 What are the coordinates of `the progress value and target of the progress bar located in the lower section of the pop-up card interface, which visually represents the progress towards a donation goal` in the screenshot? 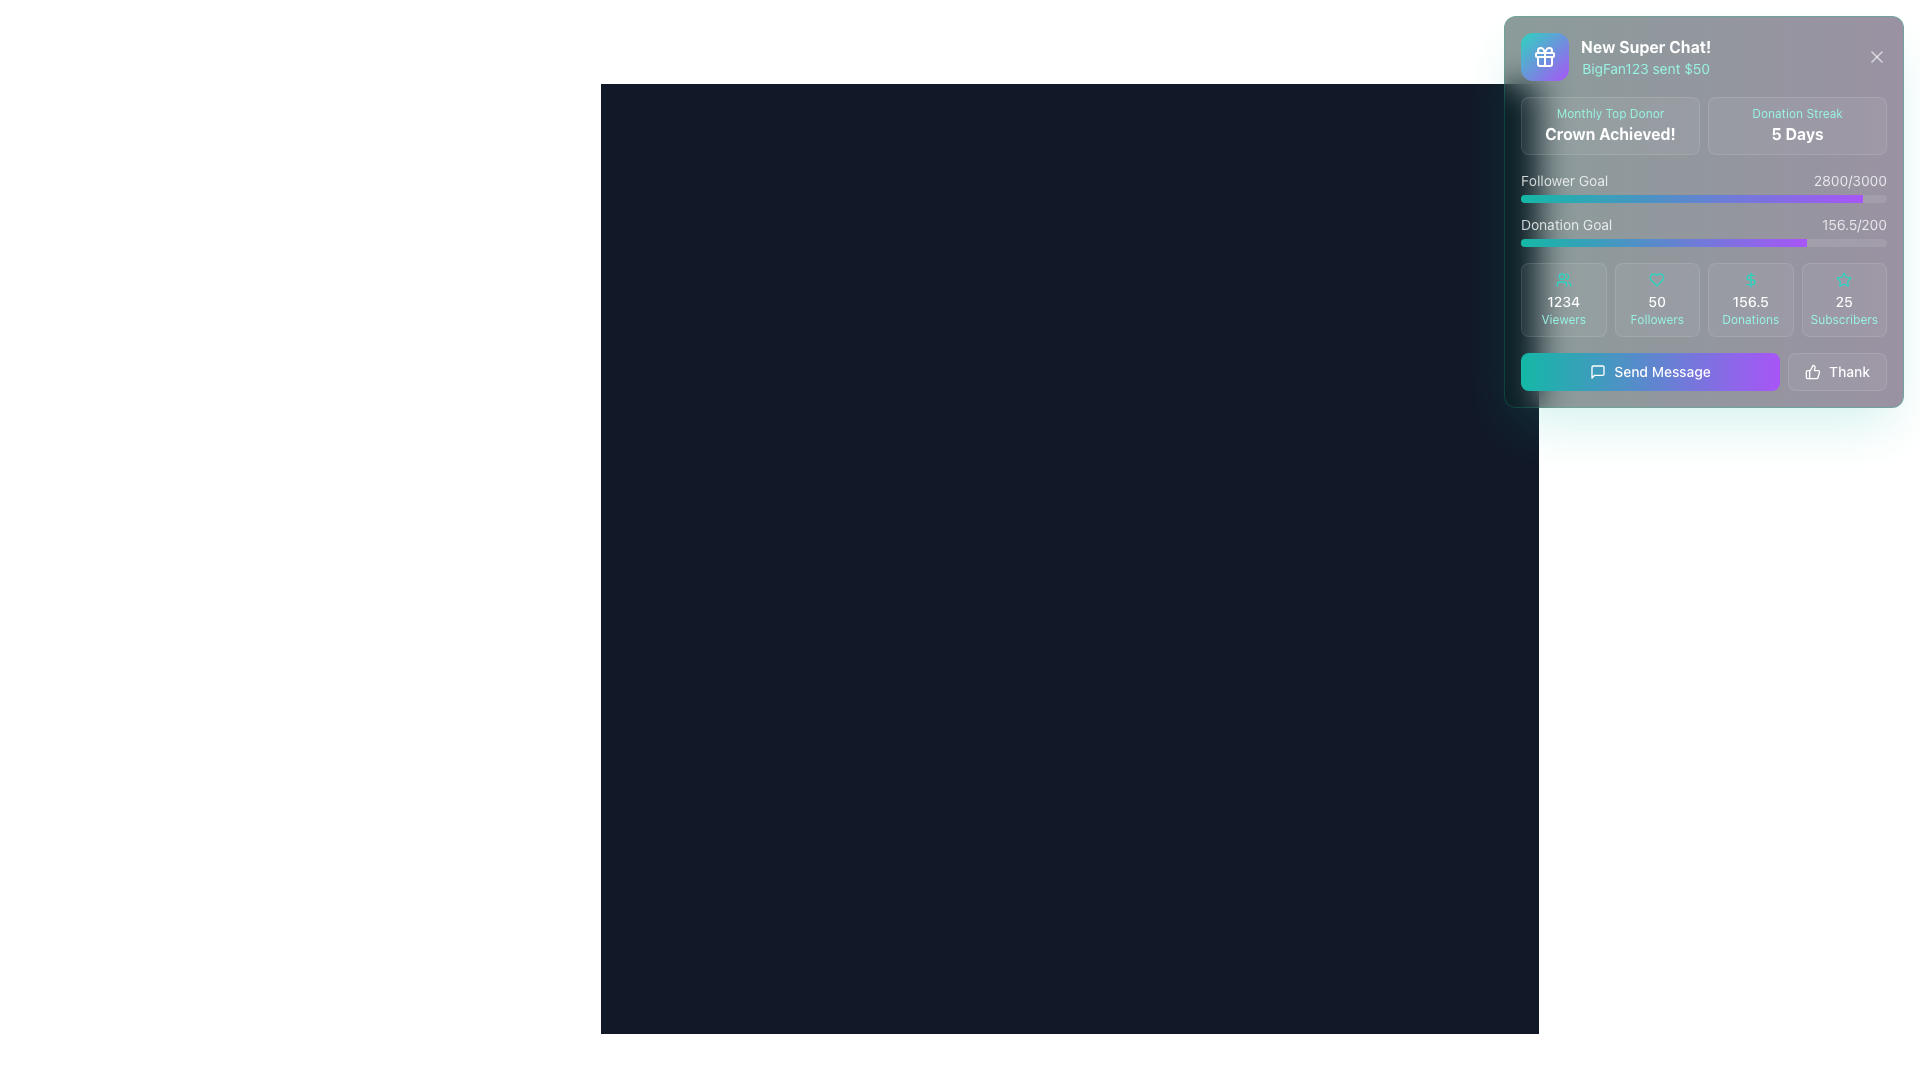 It's located at (1703, 230).